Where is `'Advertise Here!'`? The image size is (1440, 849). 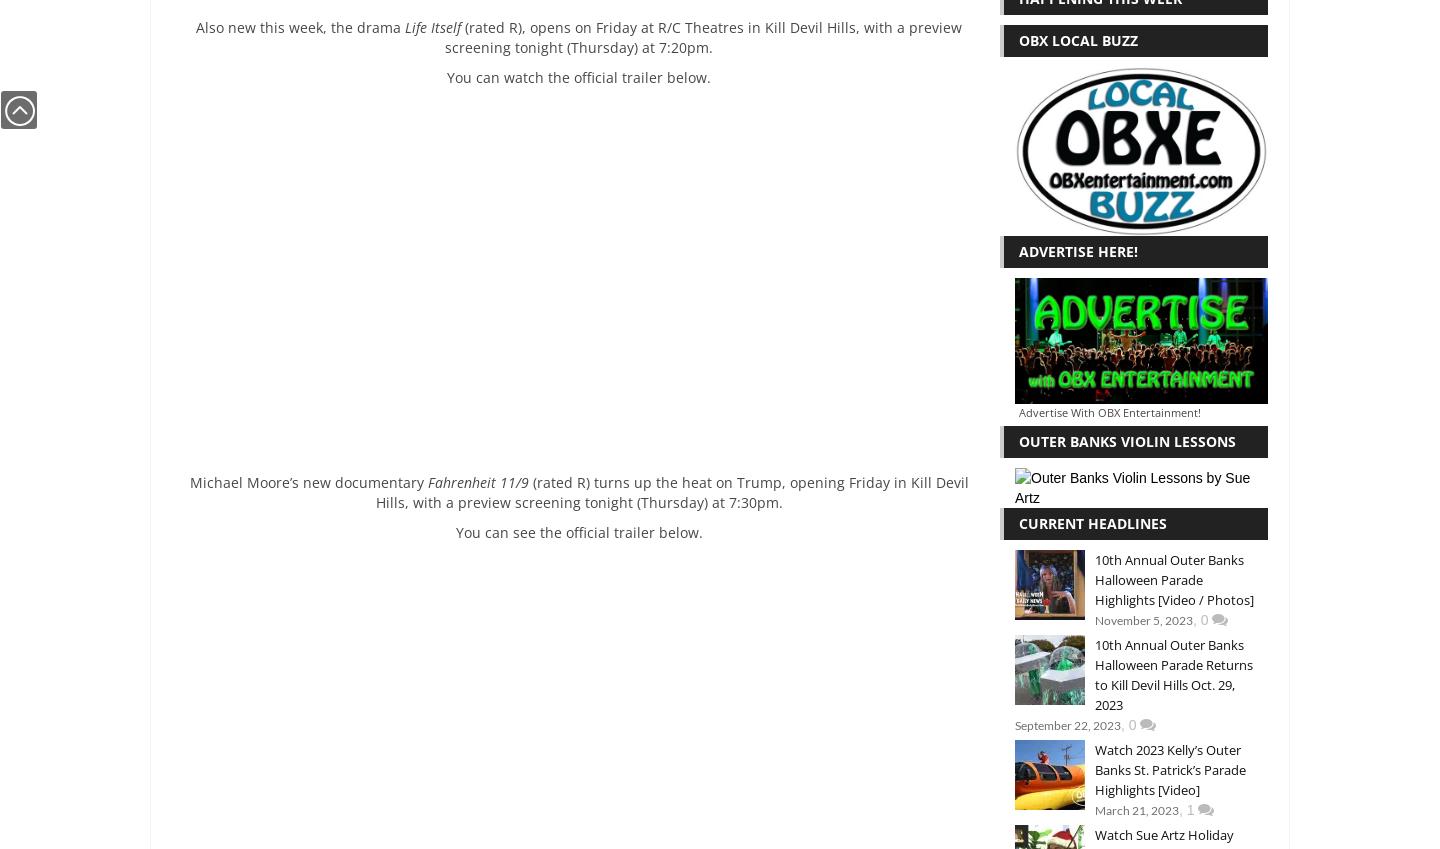
'Advertise Here!' is located at coordinates (1078, 250).